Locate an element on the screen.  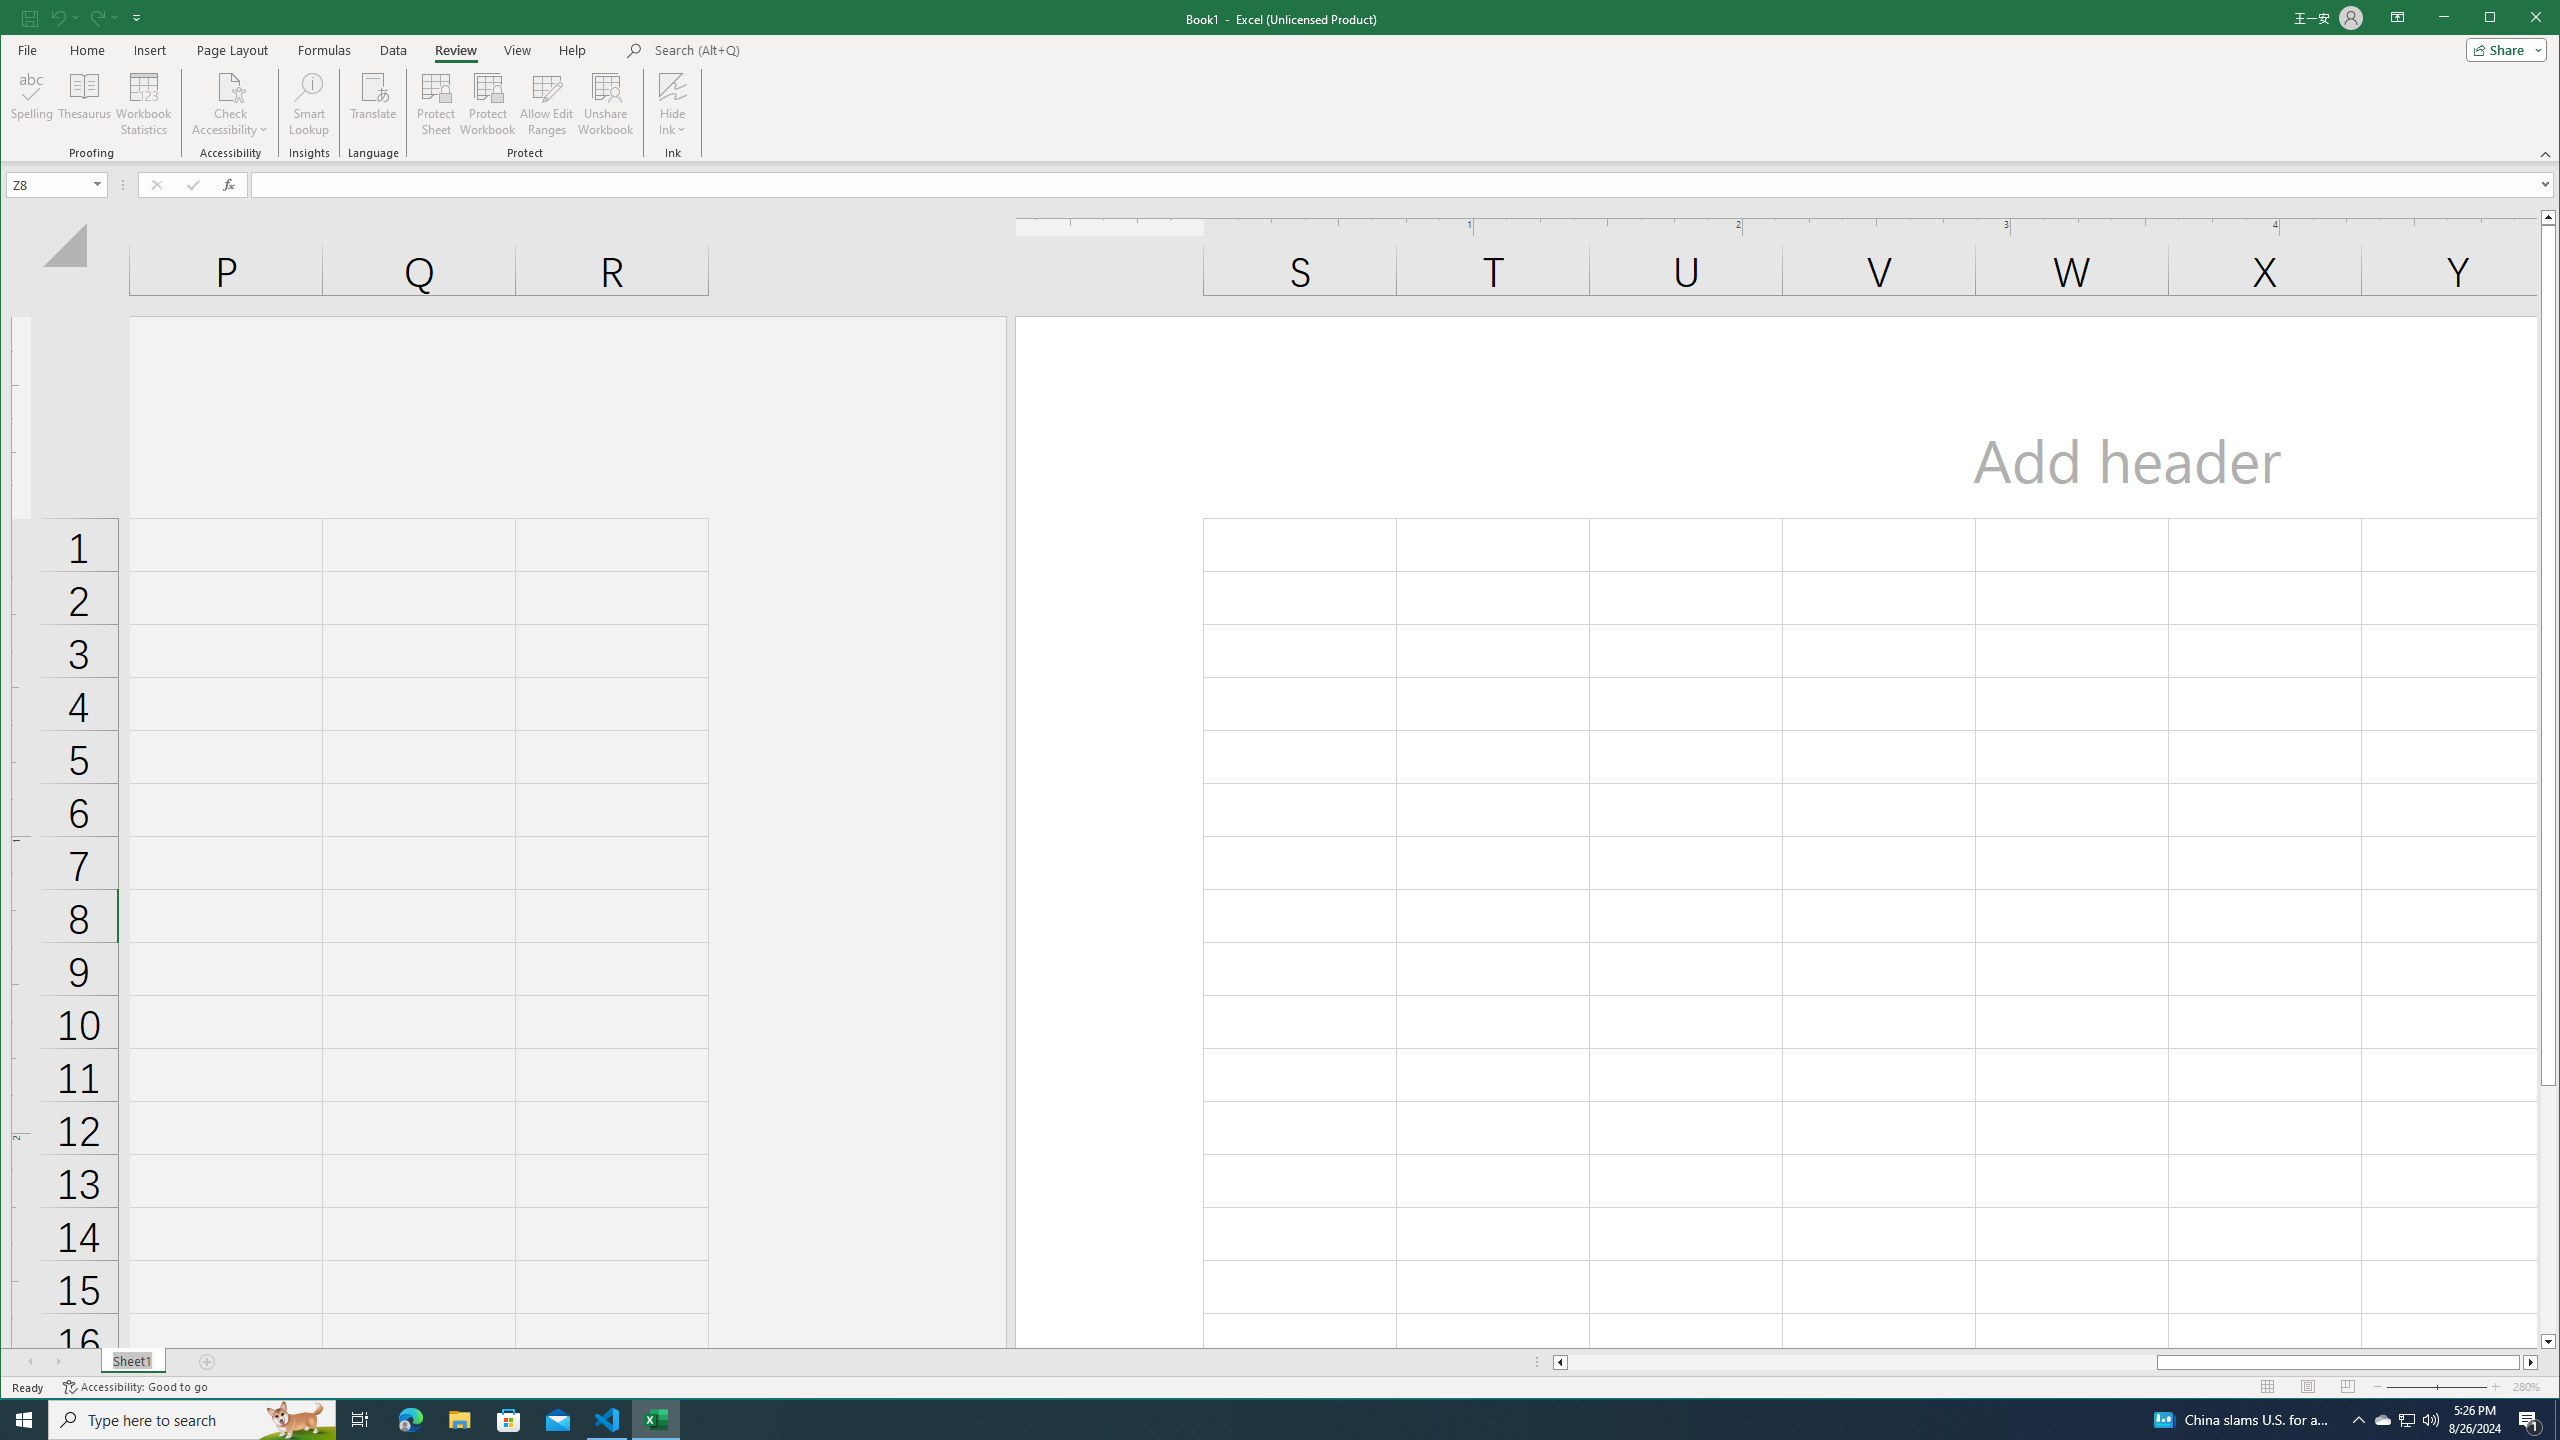
'Class: MsoCommandBar' is located at coordinates (1280, 80).